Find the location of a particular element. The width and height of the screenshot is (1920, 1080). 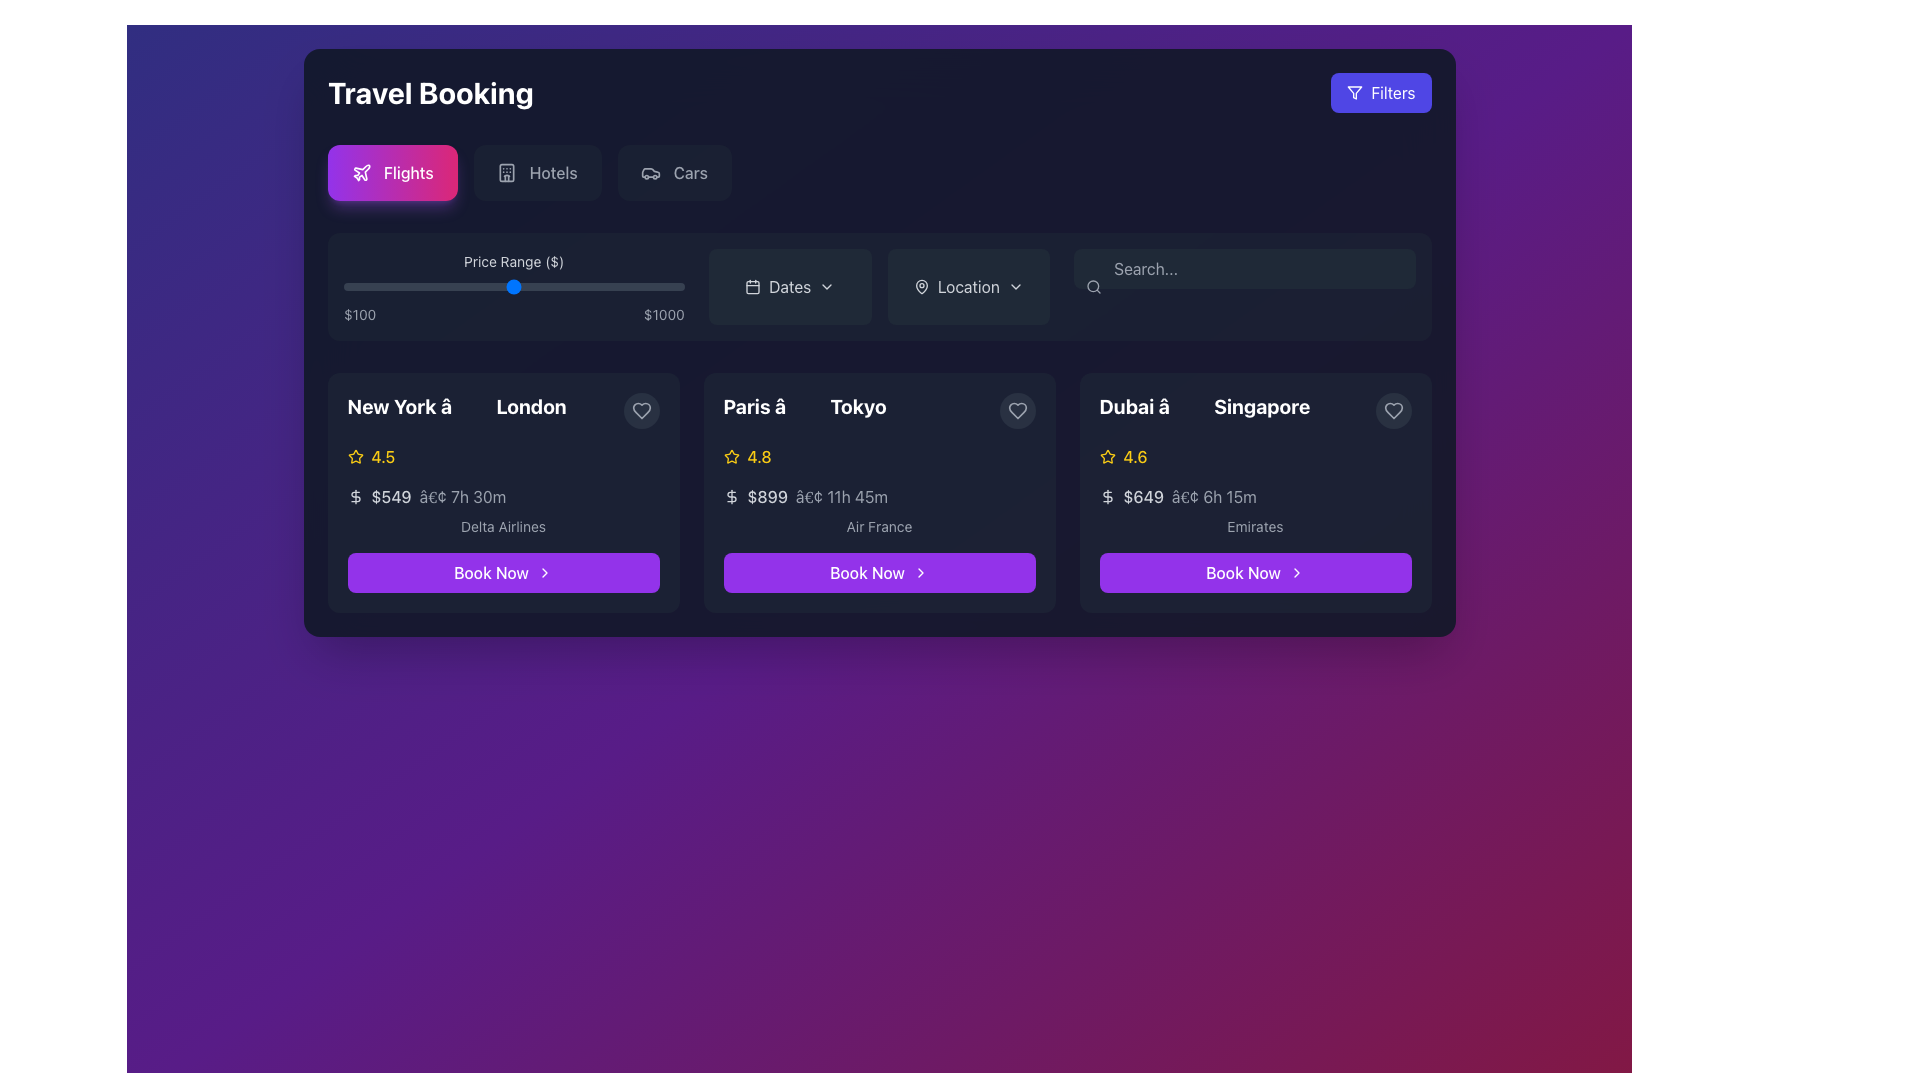

the yellow star icon located in the second card section from the left, which represents the trip from 'Paris' to 'Tokyo' is located at coordinates (730, 456).